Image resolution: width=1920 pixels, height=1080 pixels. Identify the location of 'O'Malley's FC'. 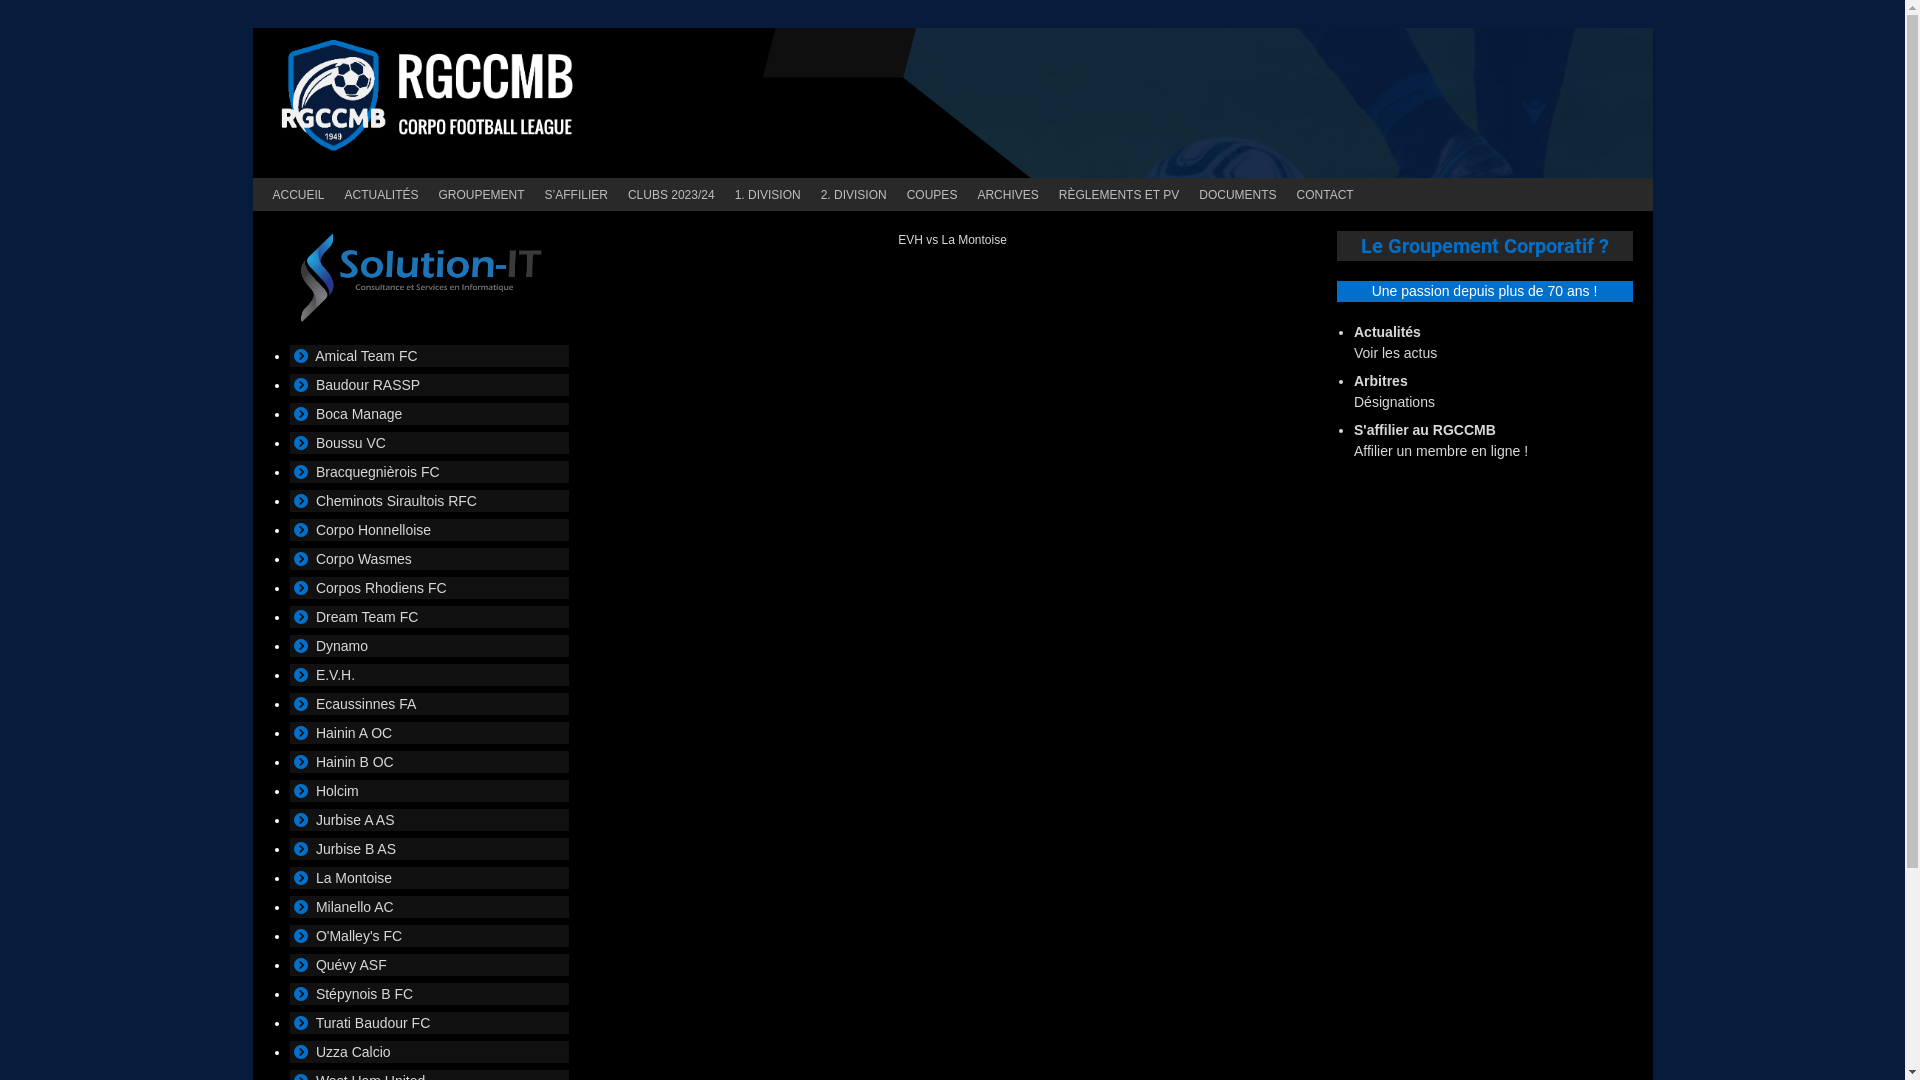
(359, 936).